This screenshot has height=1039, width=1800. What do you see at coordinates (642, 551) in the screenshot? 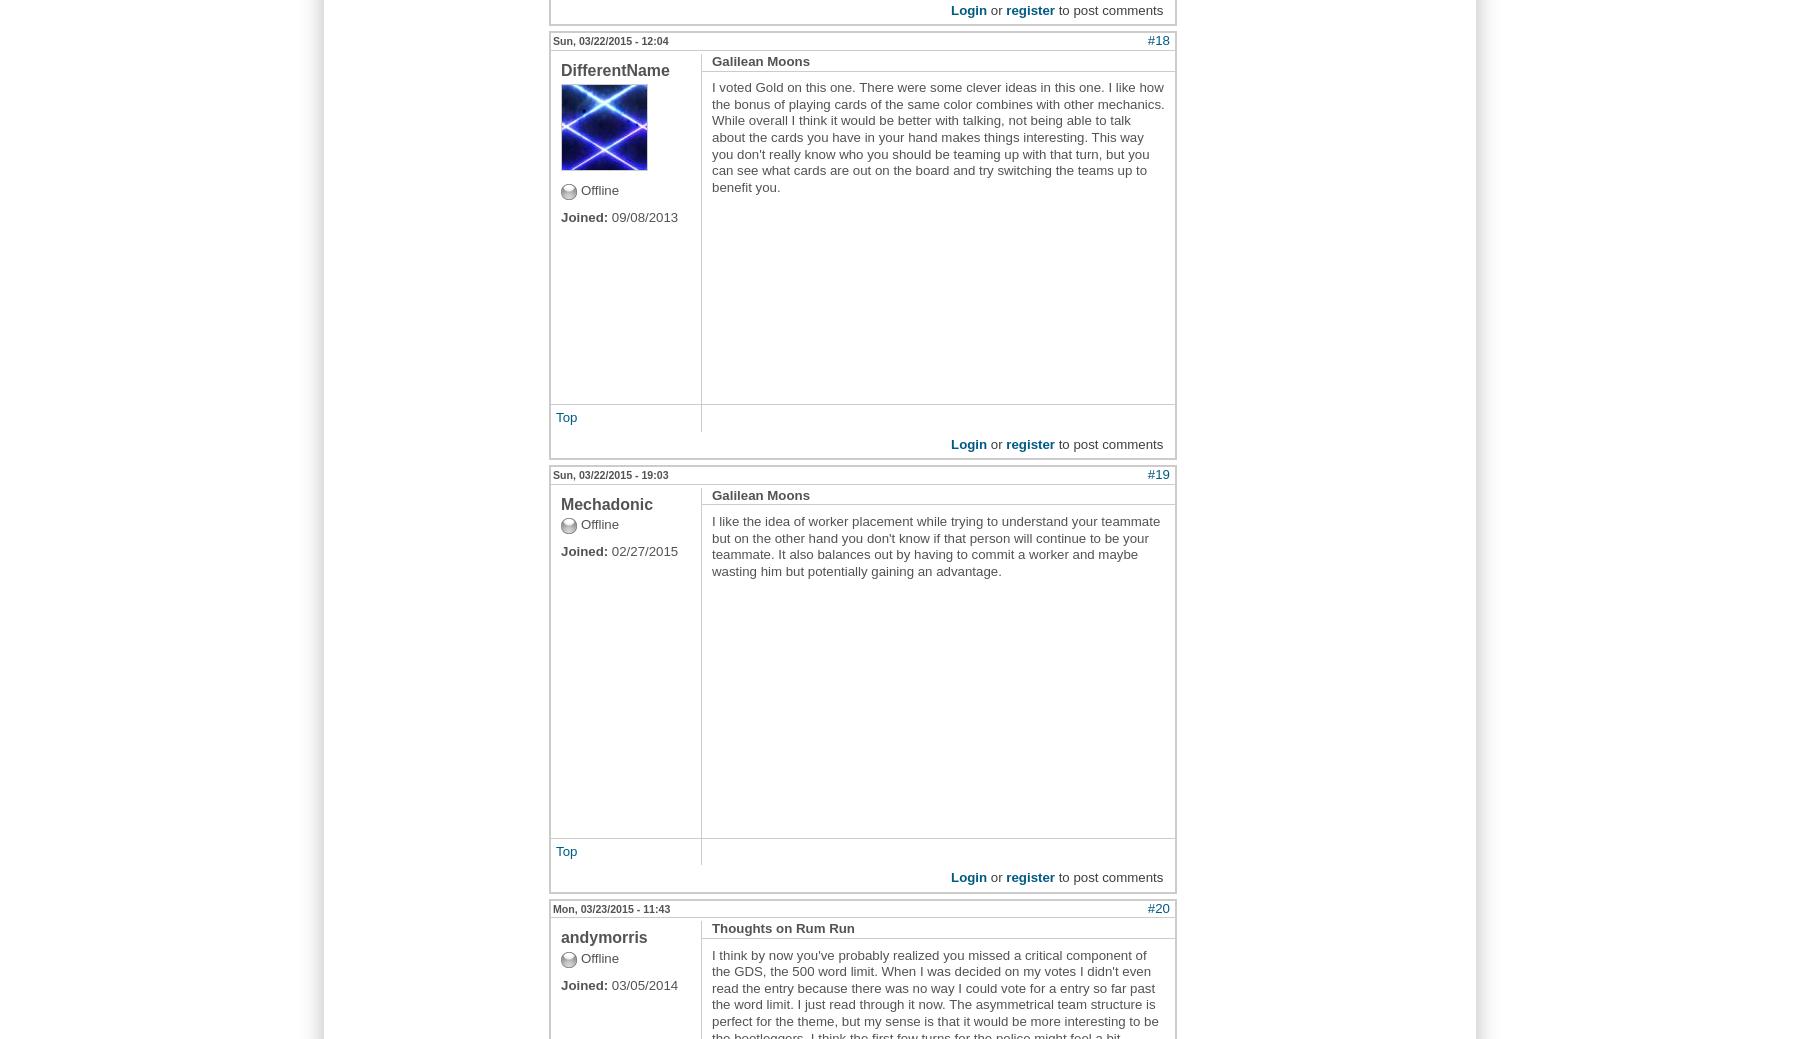
I see `'02/27/2015'` at bounding box center [642, 551].